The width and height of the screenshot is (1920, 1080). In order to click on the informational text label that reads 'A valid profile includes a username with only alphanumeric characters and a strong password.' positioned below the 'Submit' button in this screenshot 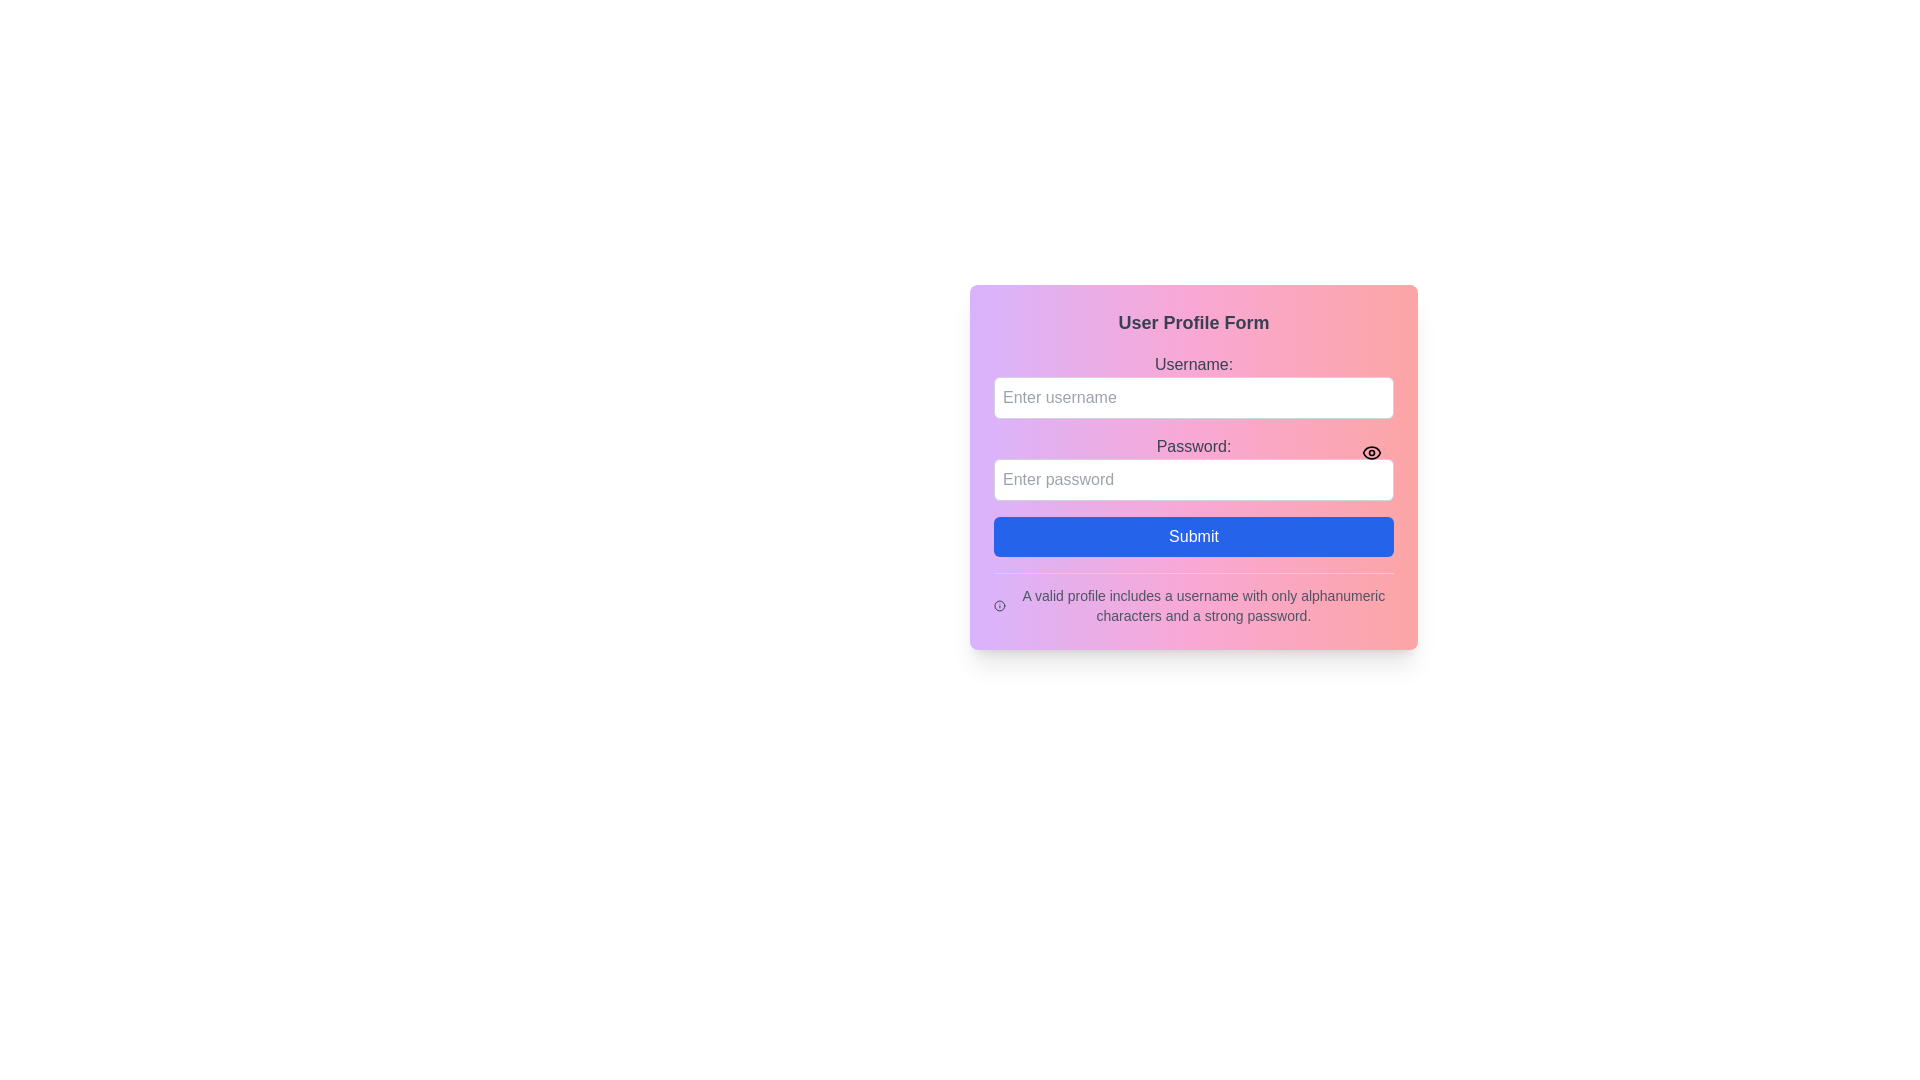, I will do `click(1202, 604)`.